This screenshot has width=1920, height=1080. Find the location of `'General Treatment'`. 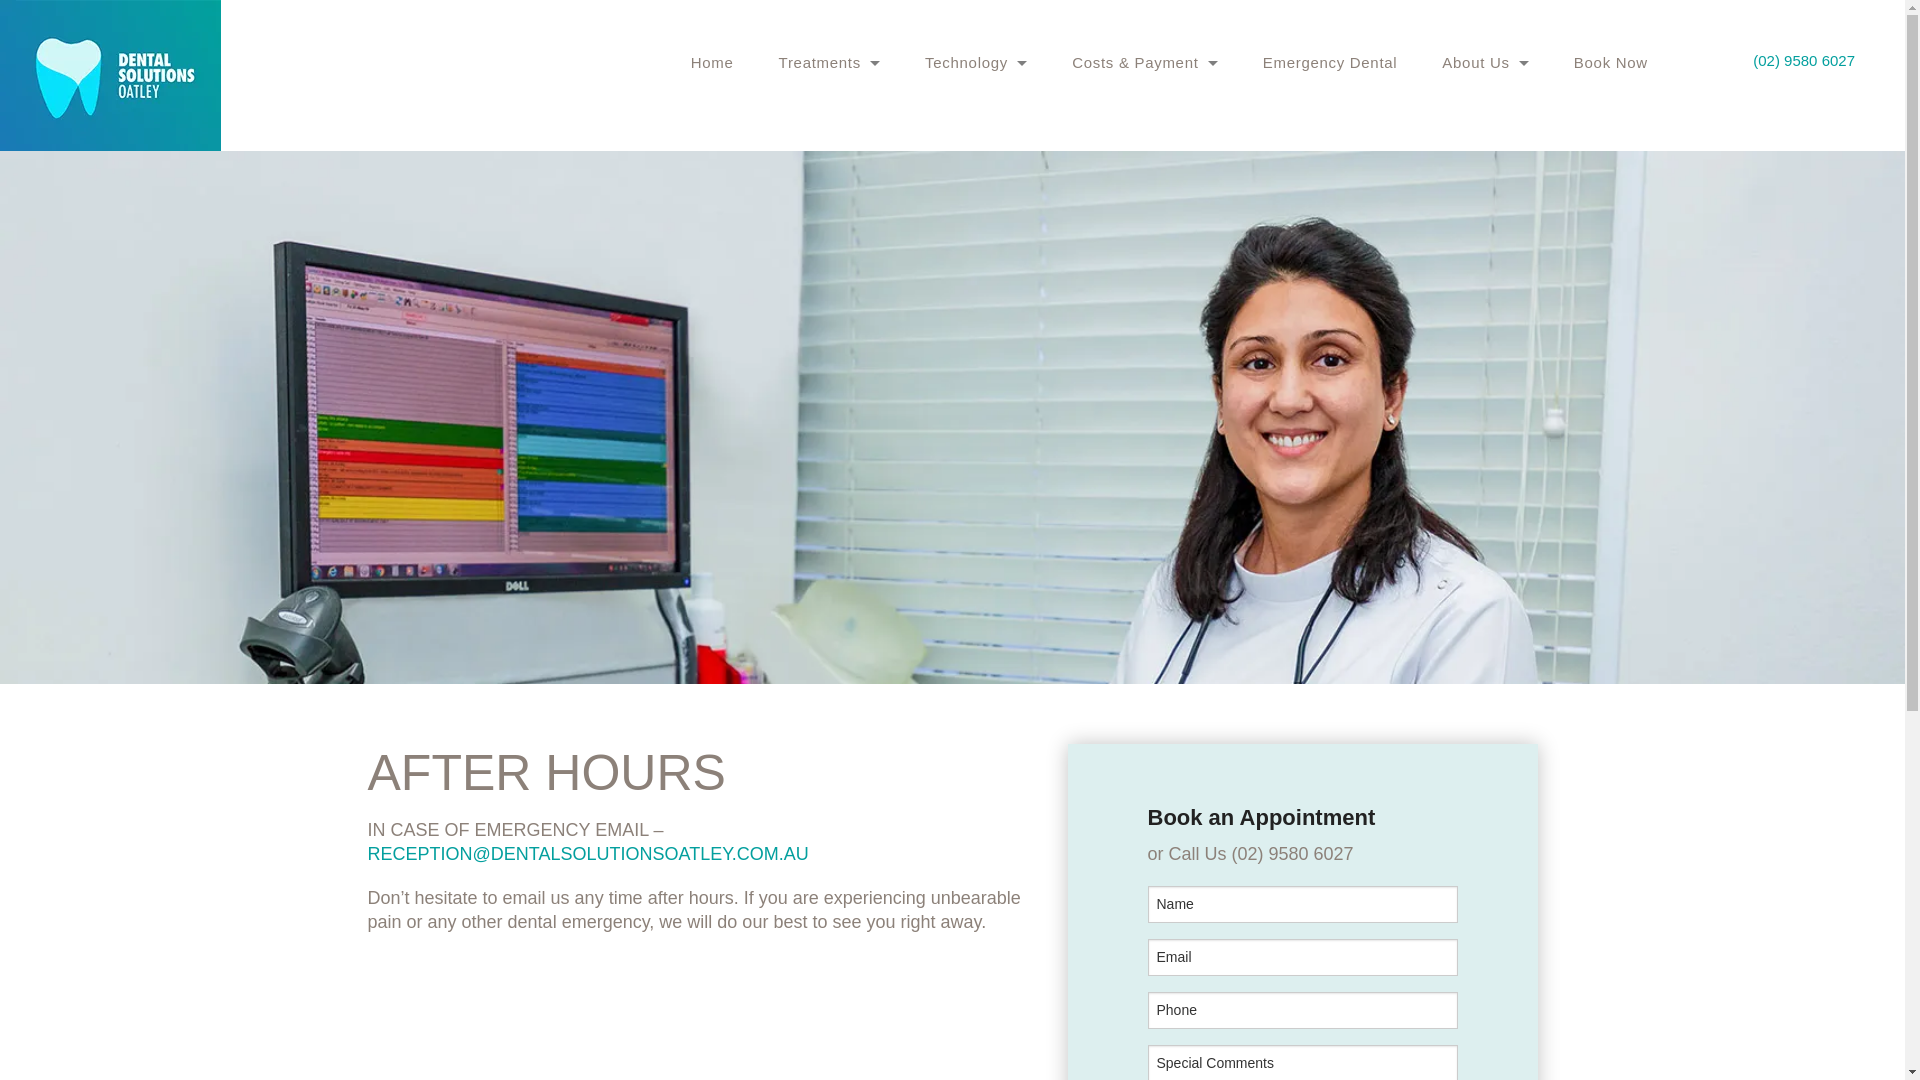

'General Treatment' is located at coordinates (830, 113).